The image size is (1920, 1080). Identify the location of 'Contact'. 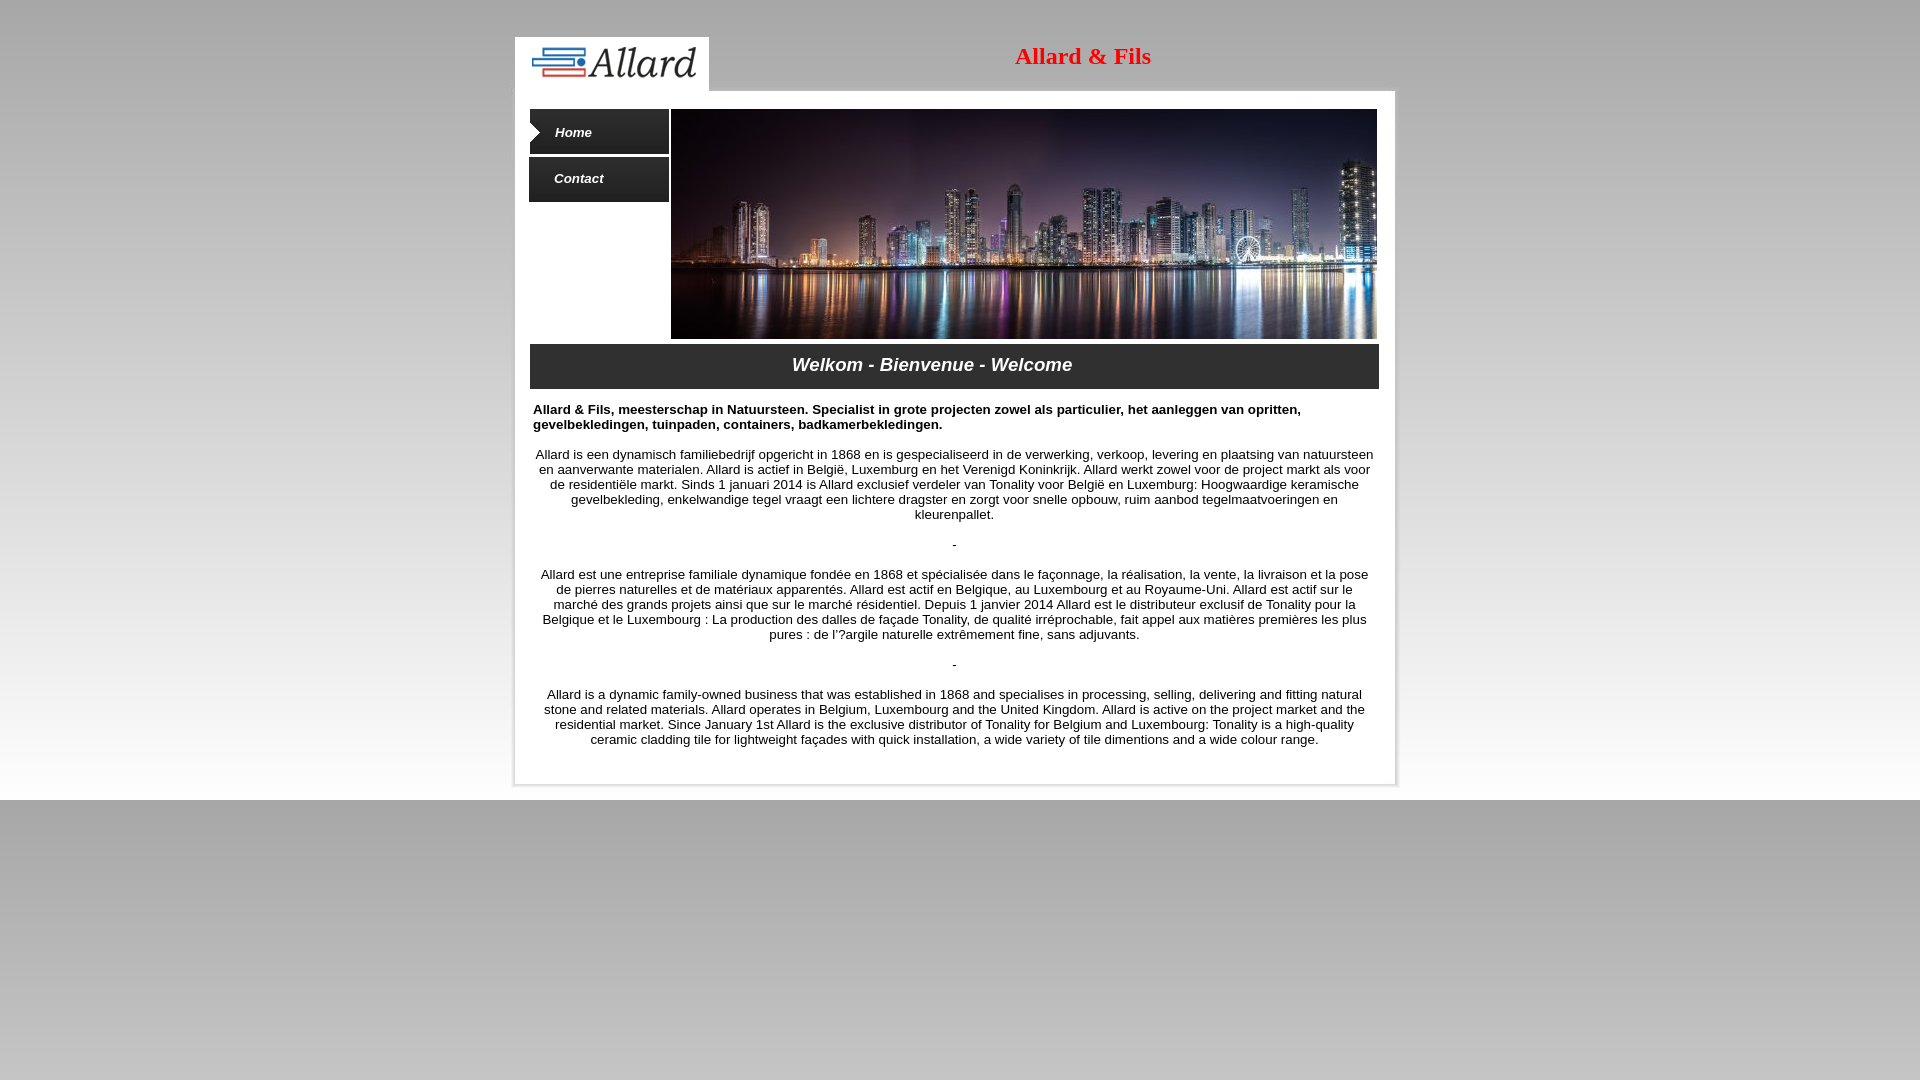
(578, 177).